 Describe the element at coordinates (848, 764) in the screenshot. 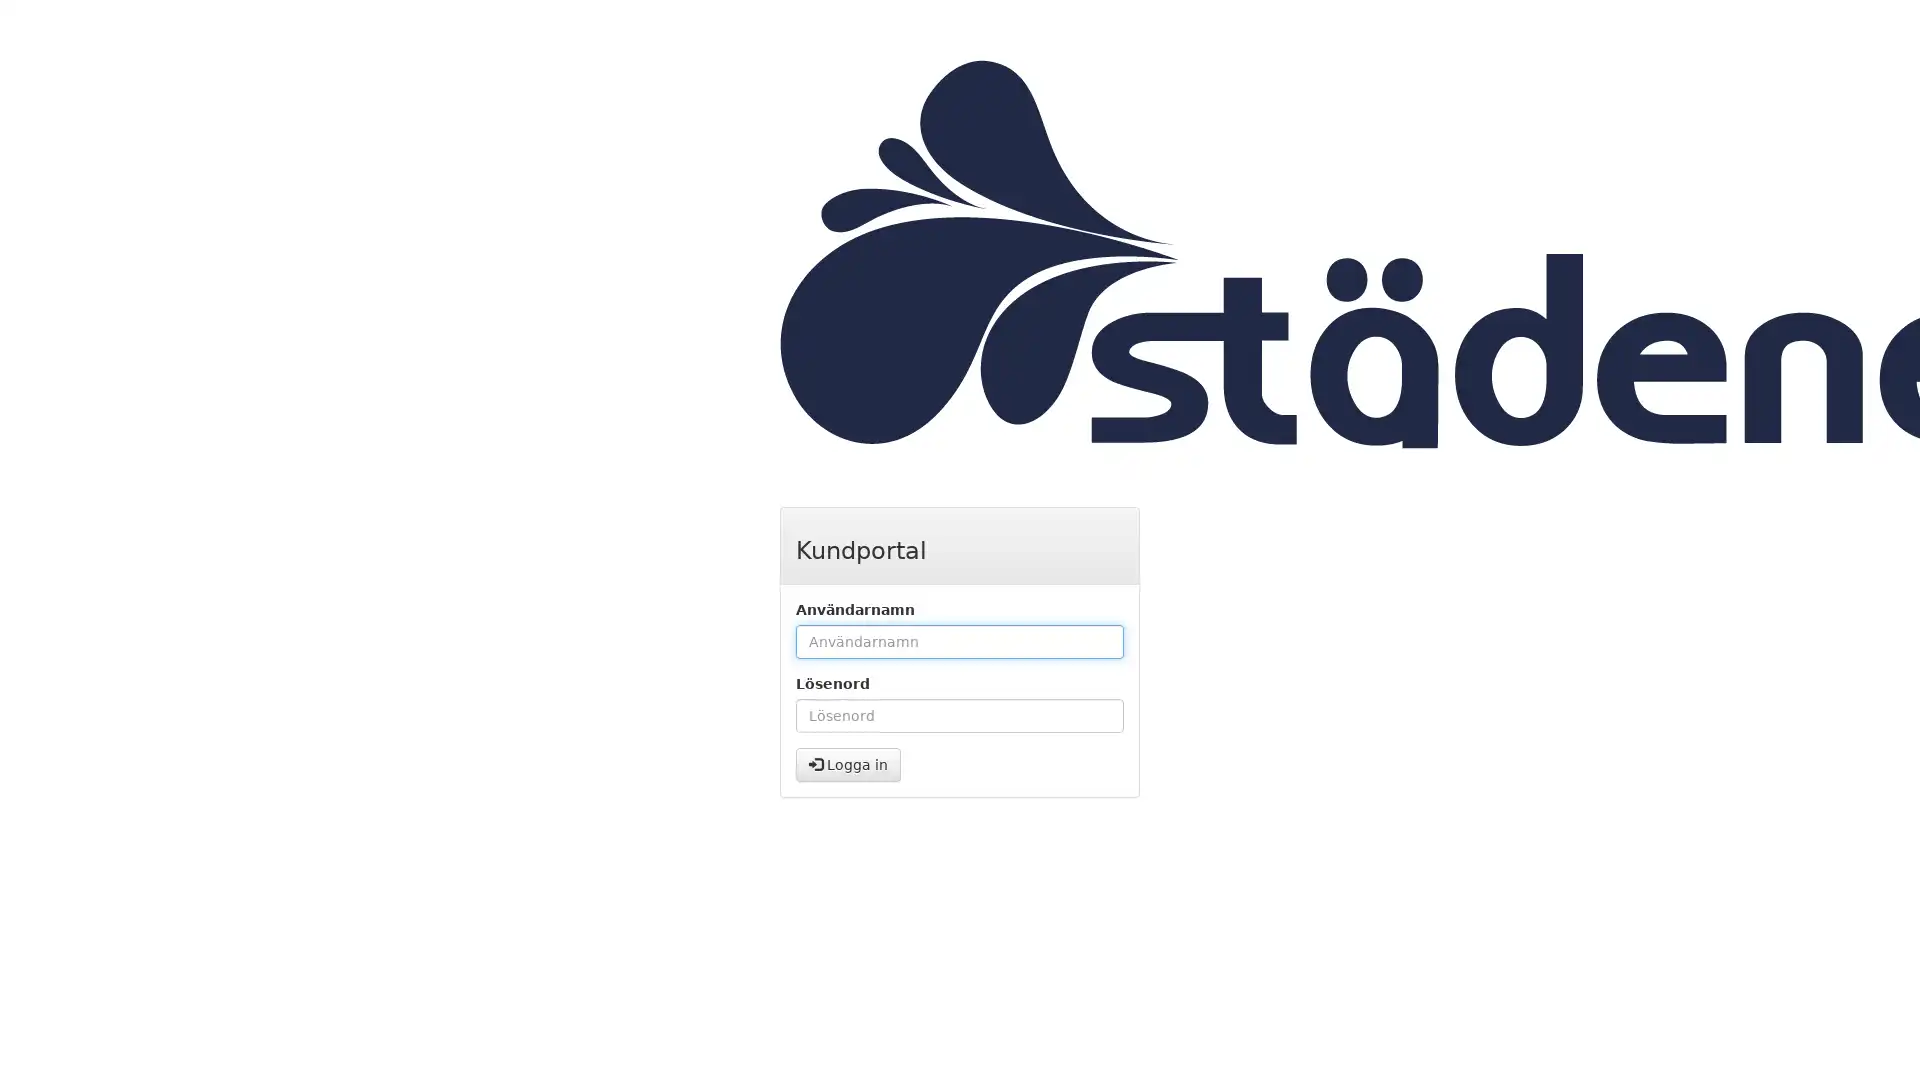

I see `Logga in` at that location.